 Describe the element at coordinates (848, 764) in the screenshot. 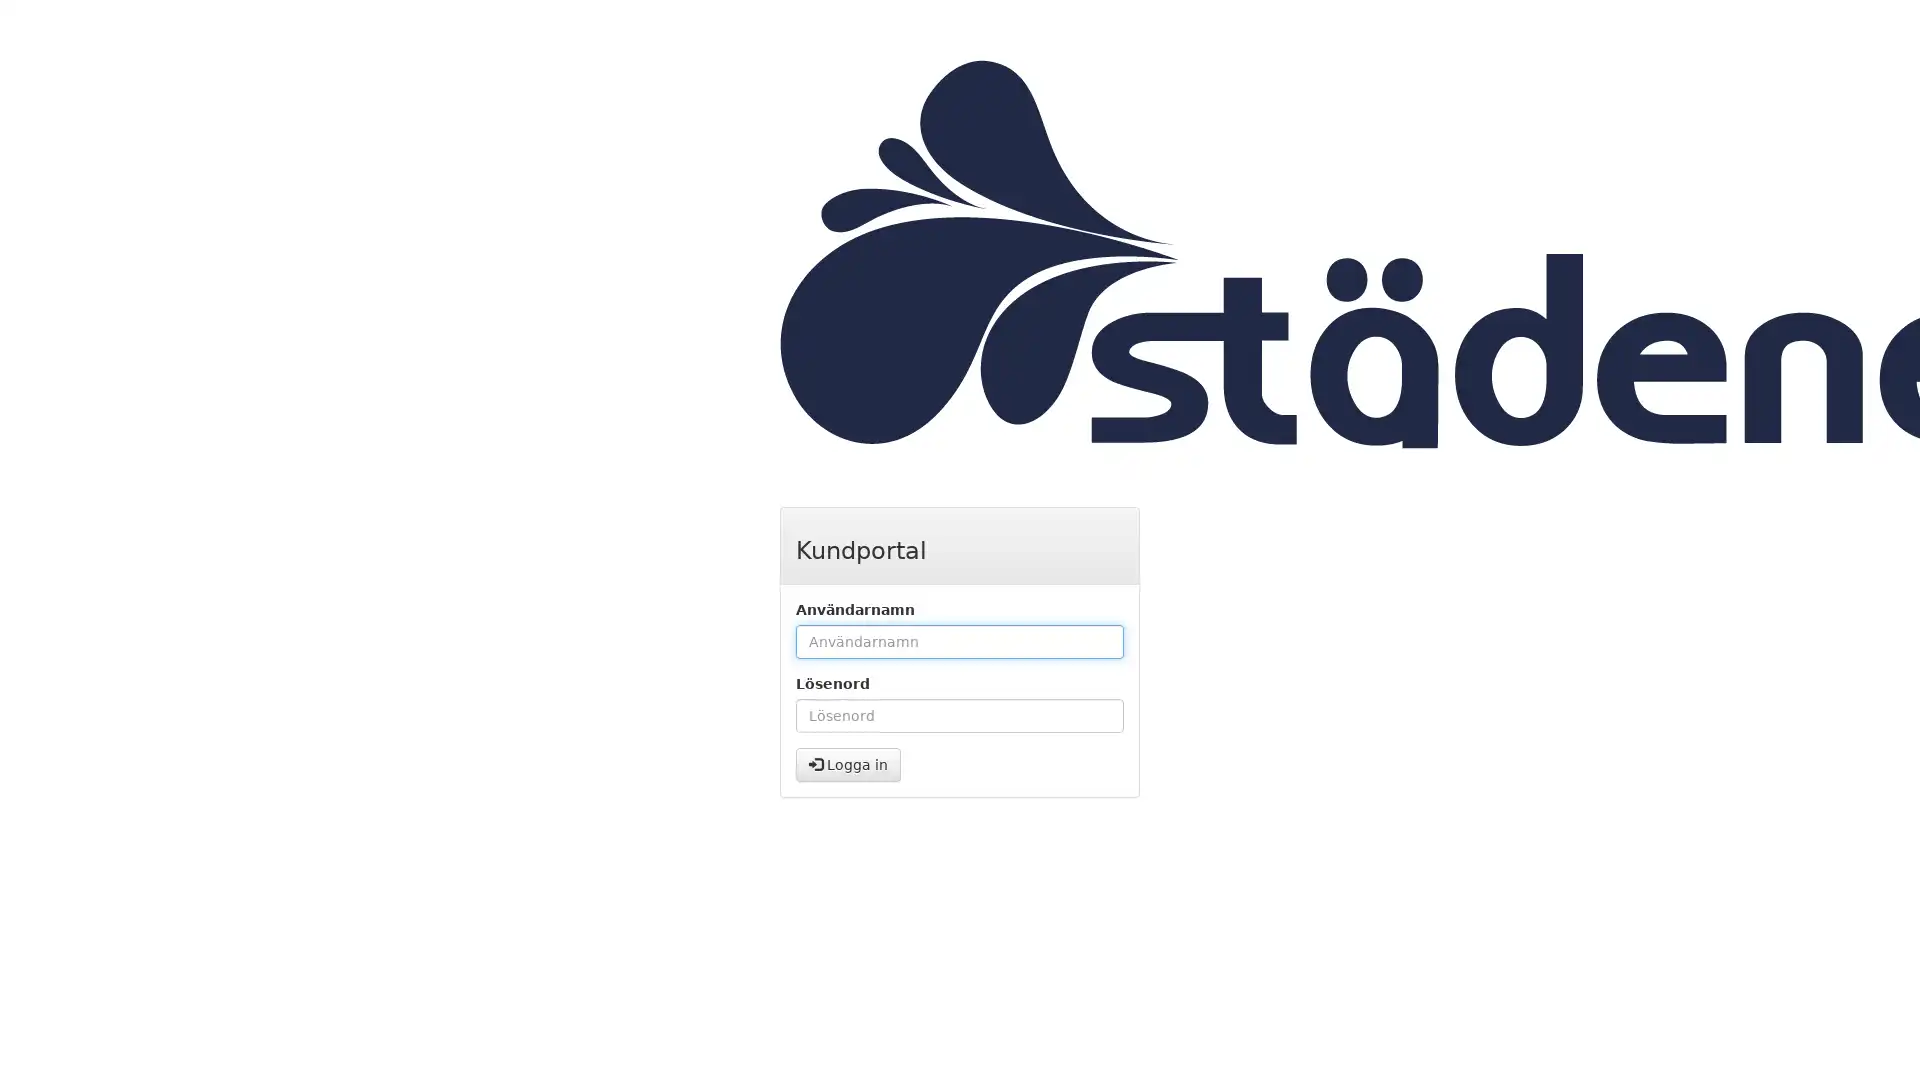

I see `Logga in` at that location.